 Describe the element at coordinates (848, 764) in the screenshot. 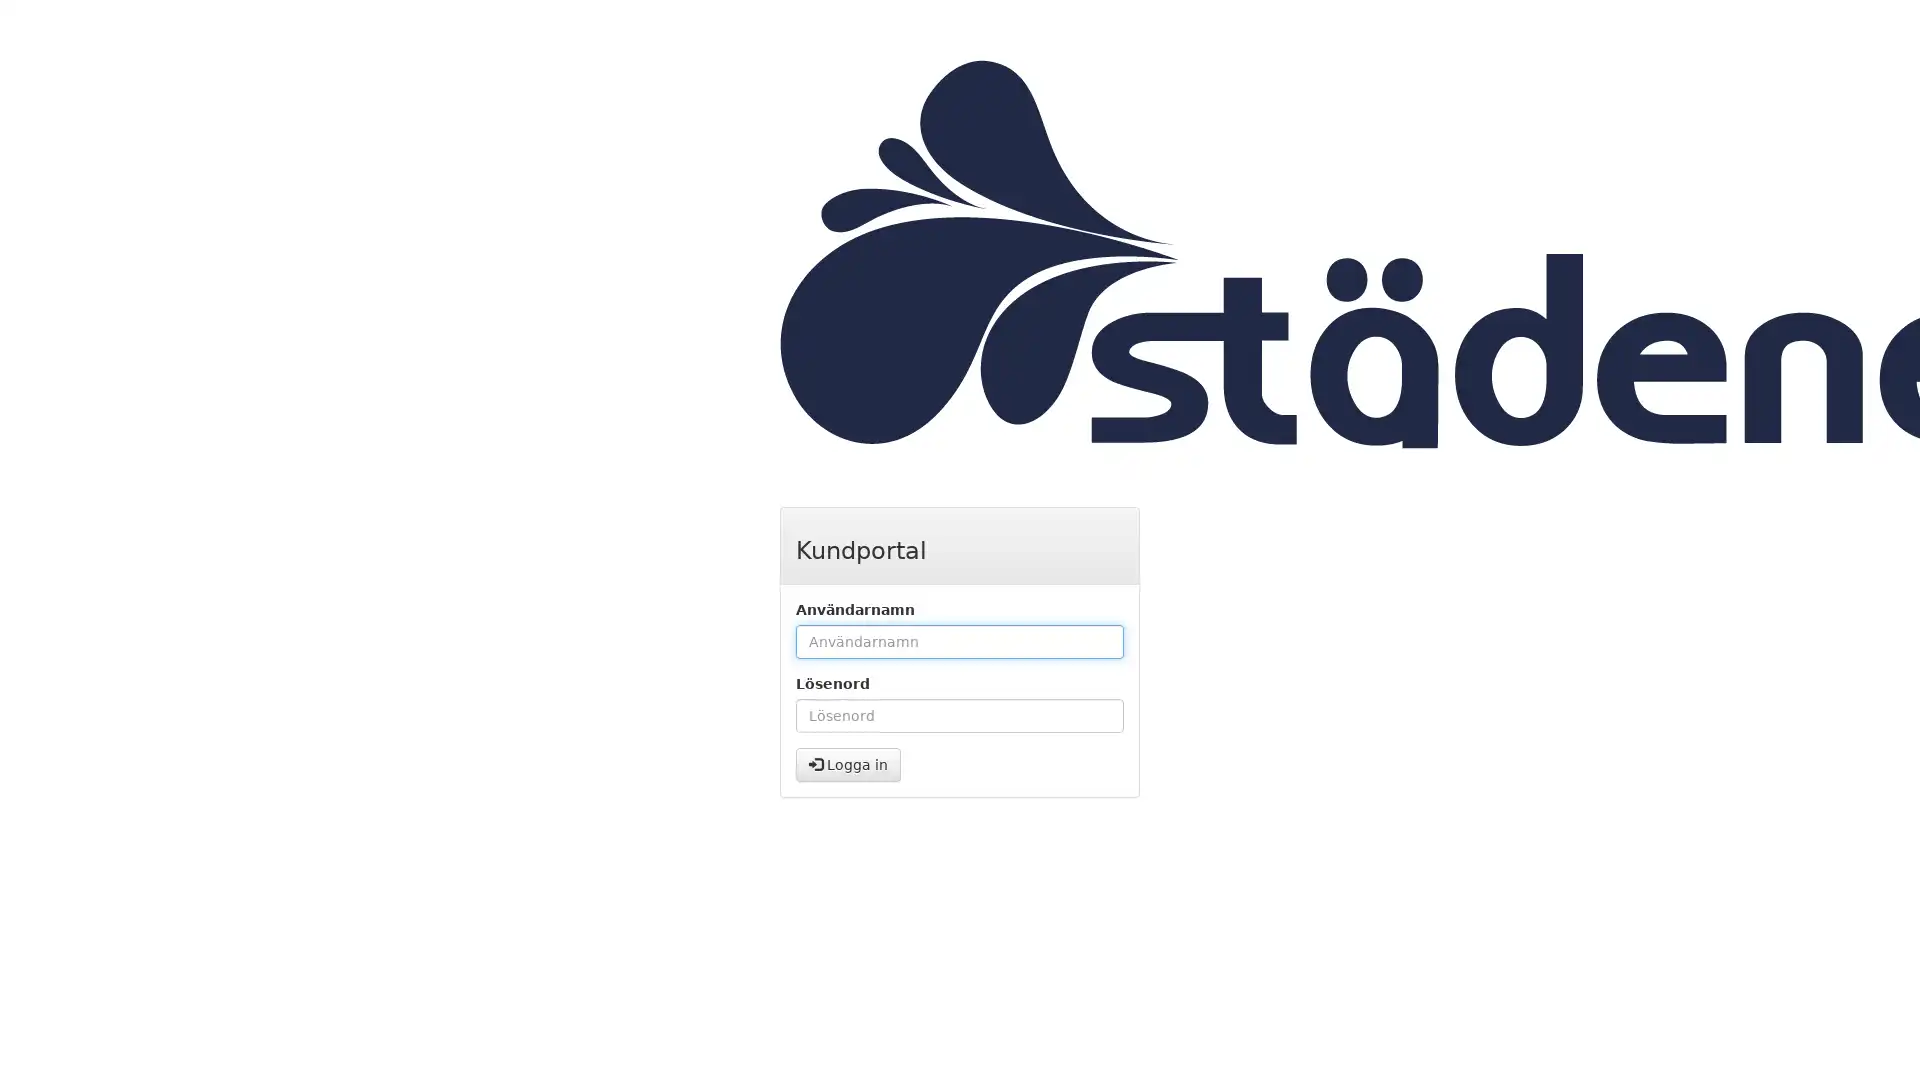

I see `Logga in` at that location.